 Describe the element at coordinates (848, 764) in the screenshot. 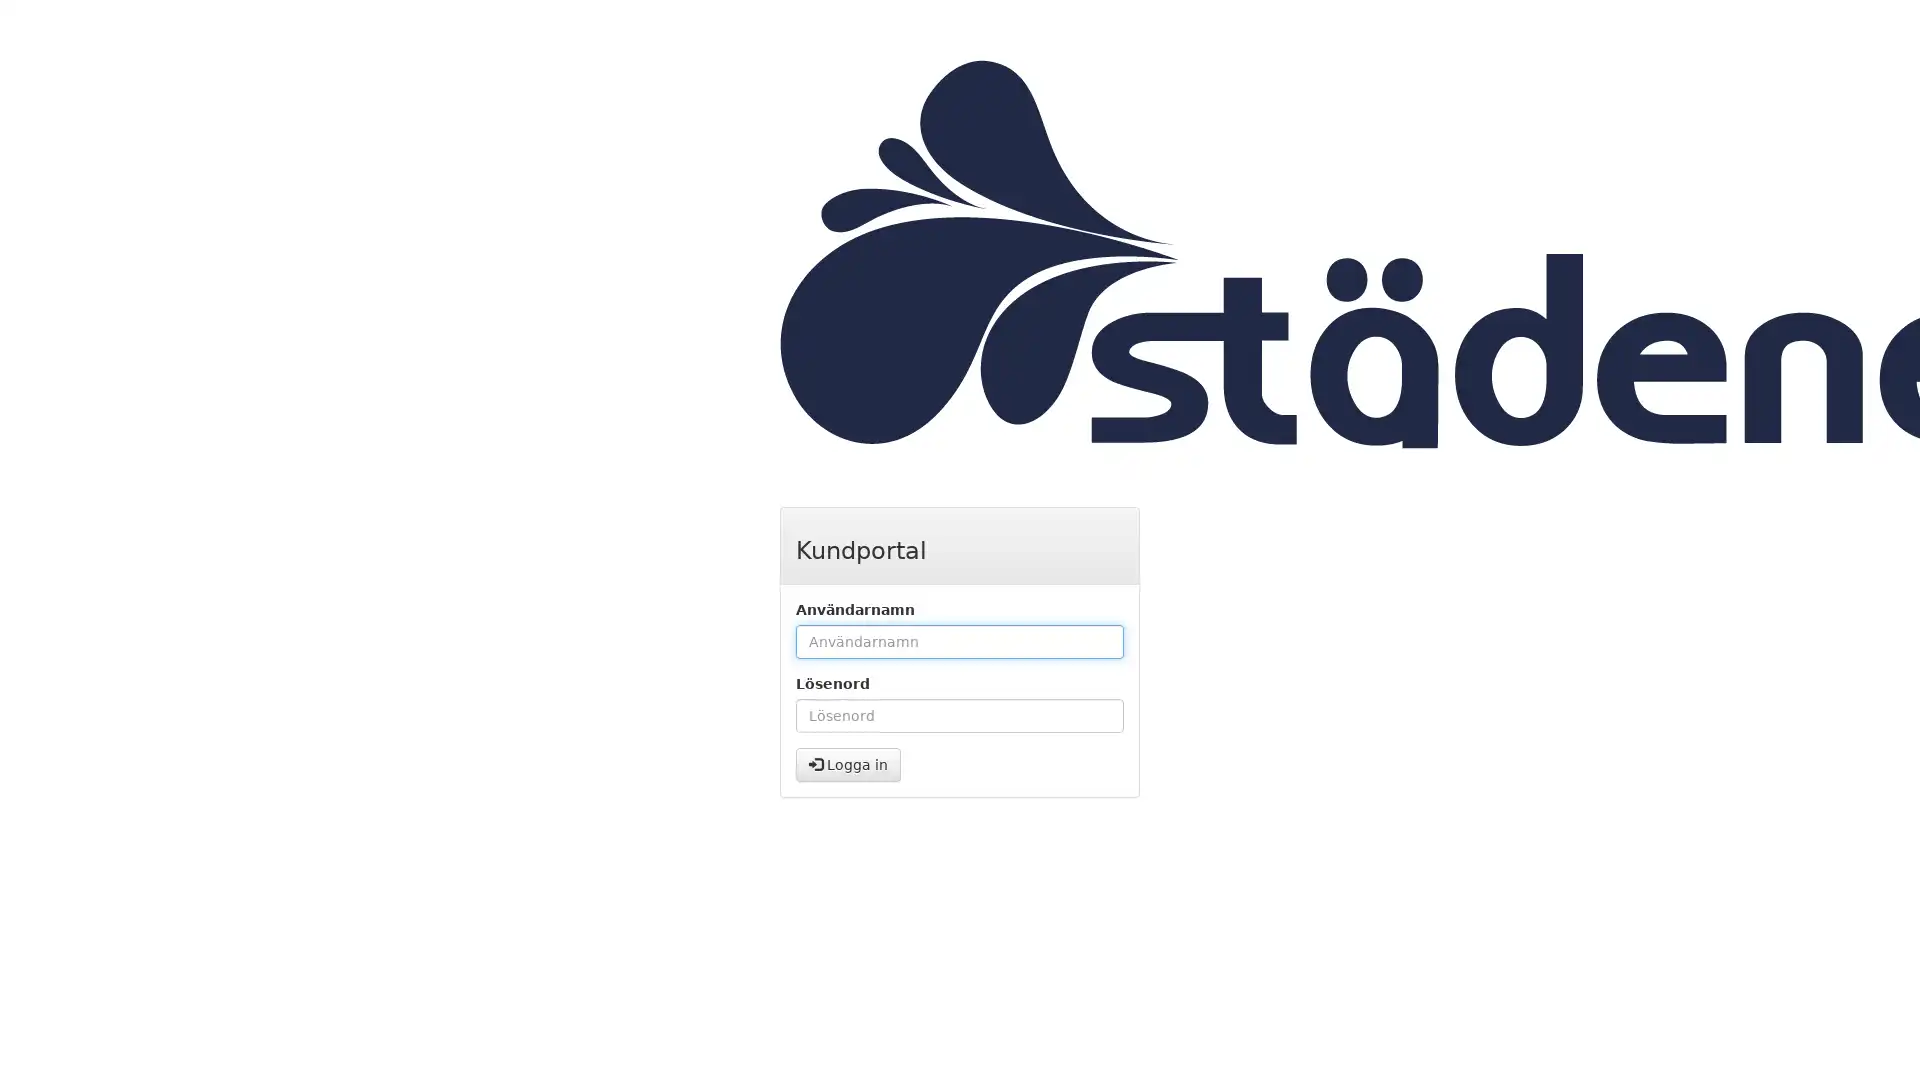

I see `Logga in` at that location.